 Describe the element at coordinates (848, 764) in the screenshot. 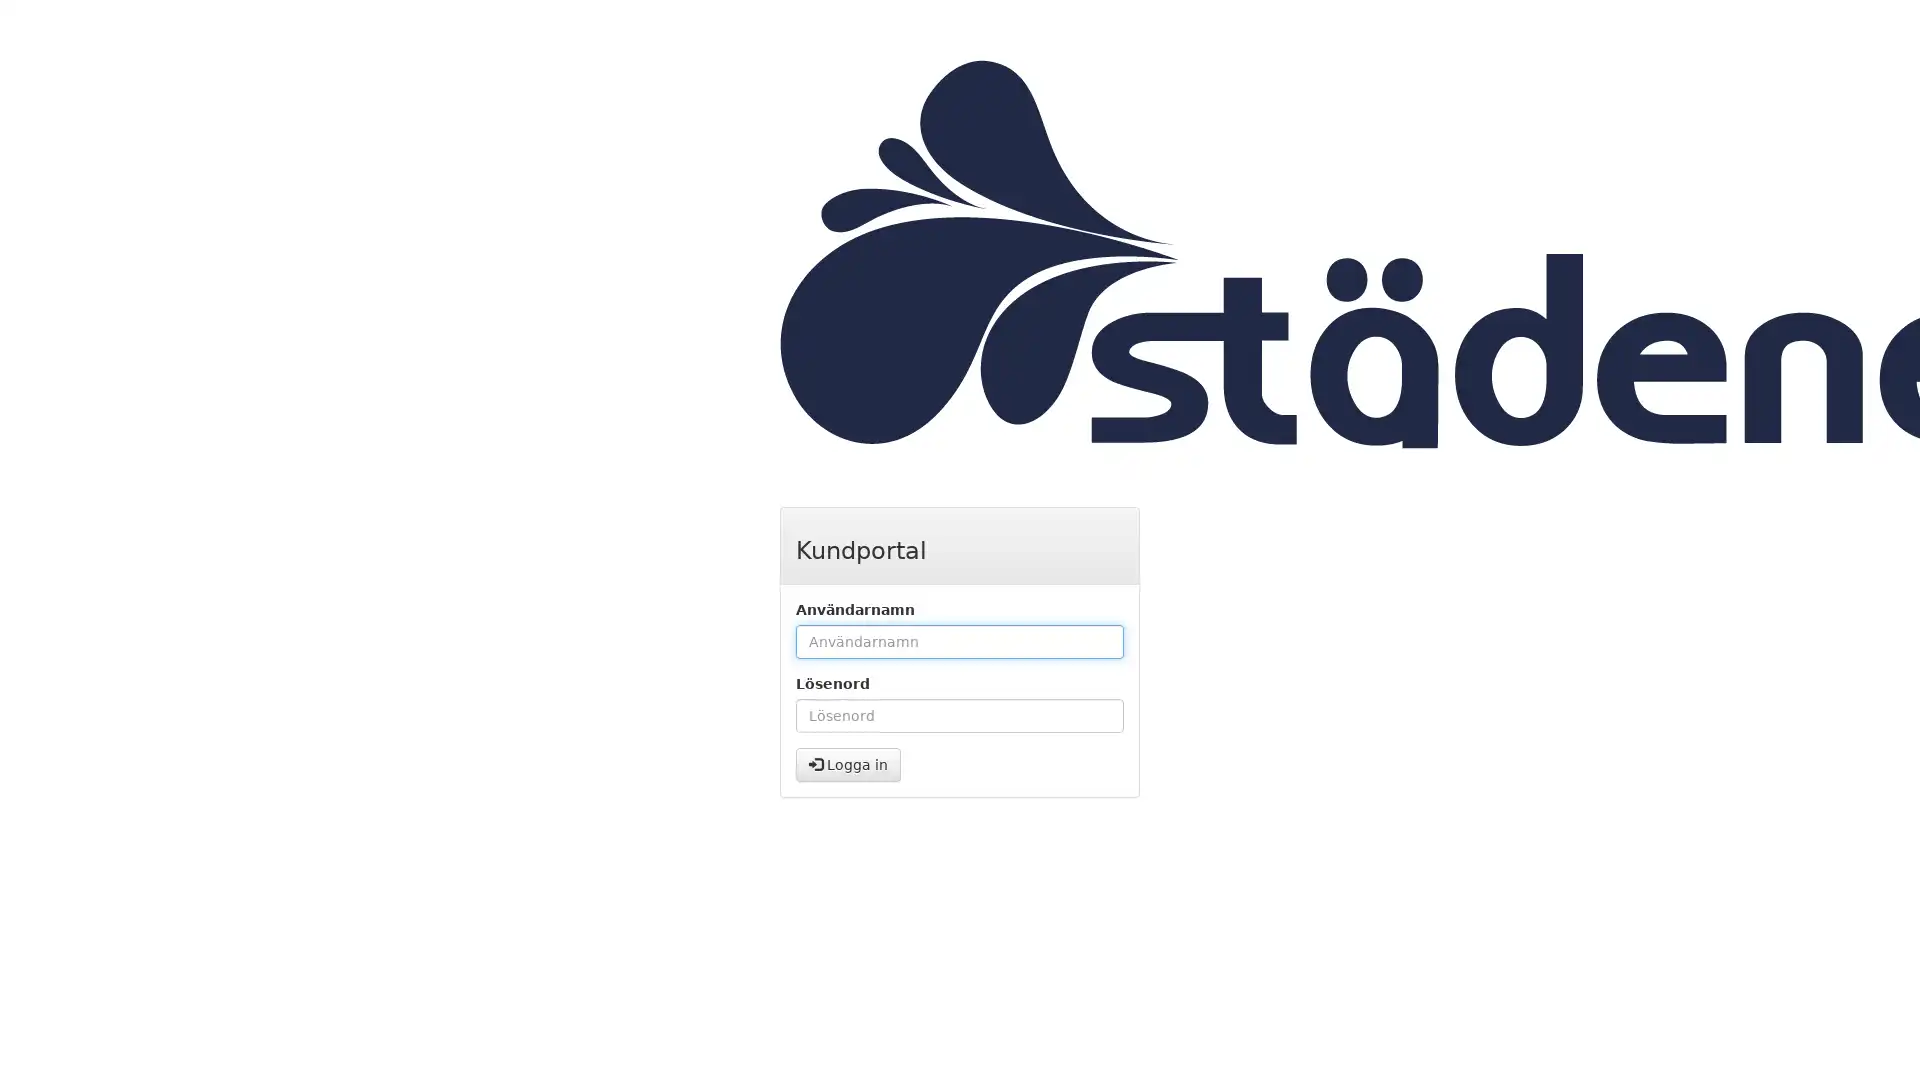

I see `Logga in` at that location.